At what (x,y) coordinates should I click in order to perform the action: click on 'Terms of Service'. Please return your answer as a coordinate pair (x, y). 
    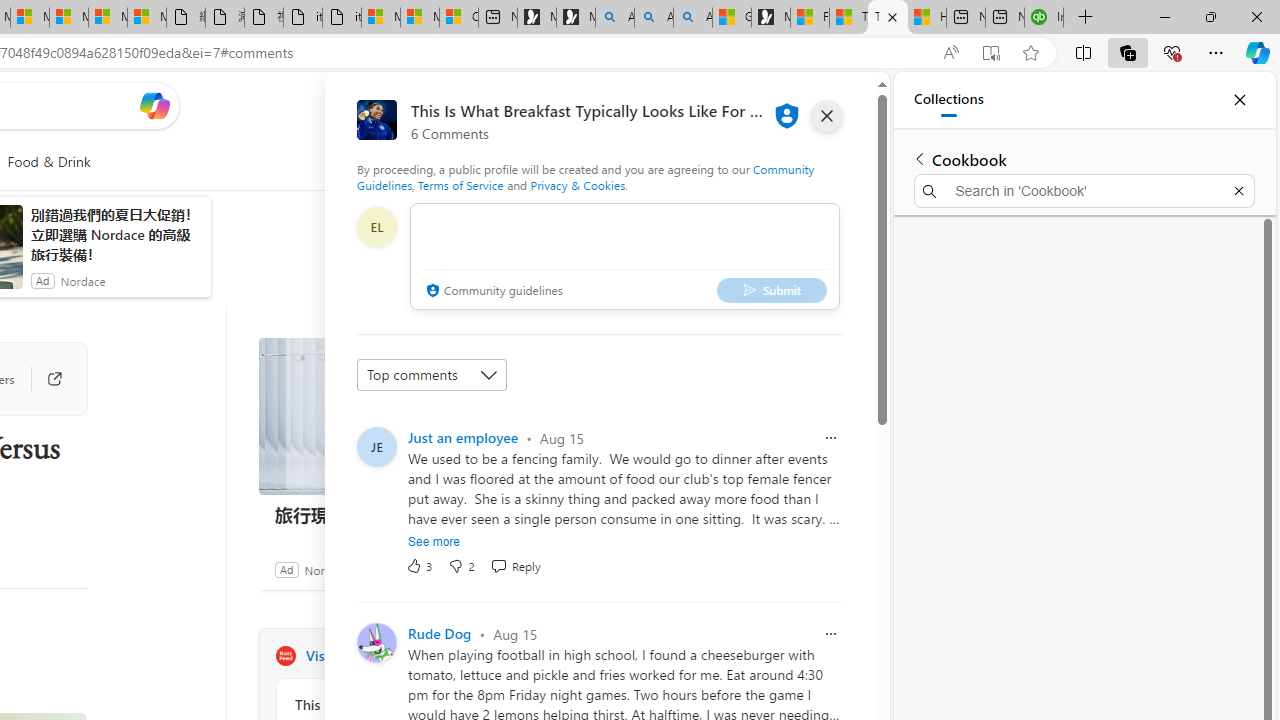
    Looking at the image, I should click on (460, 185).